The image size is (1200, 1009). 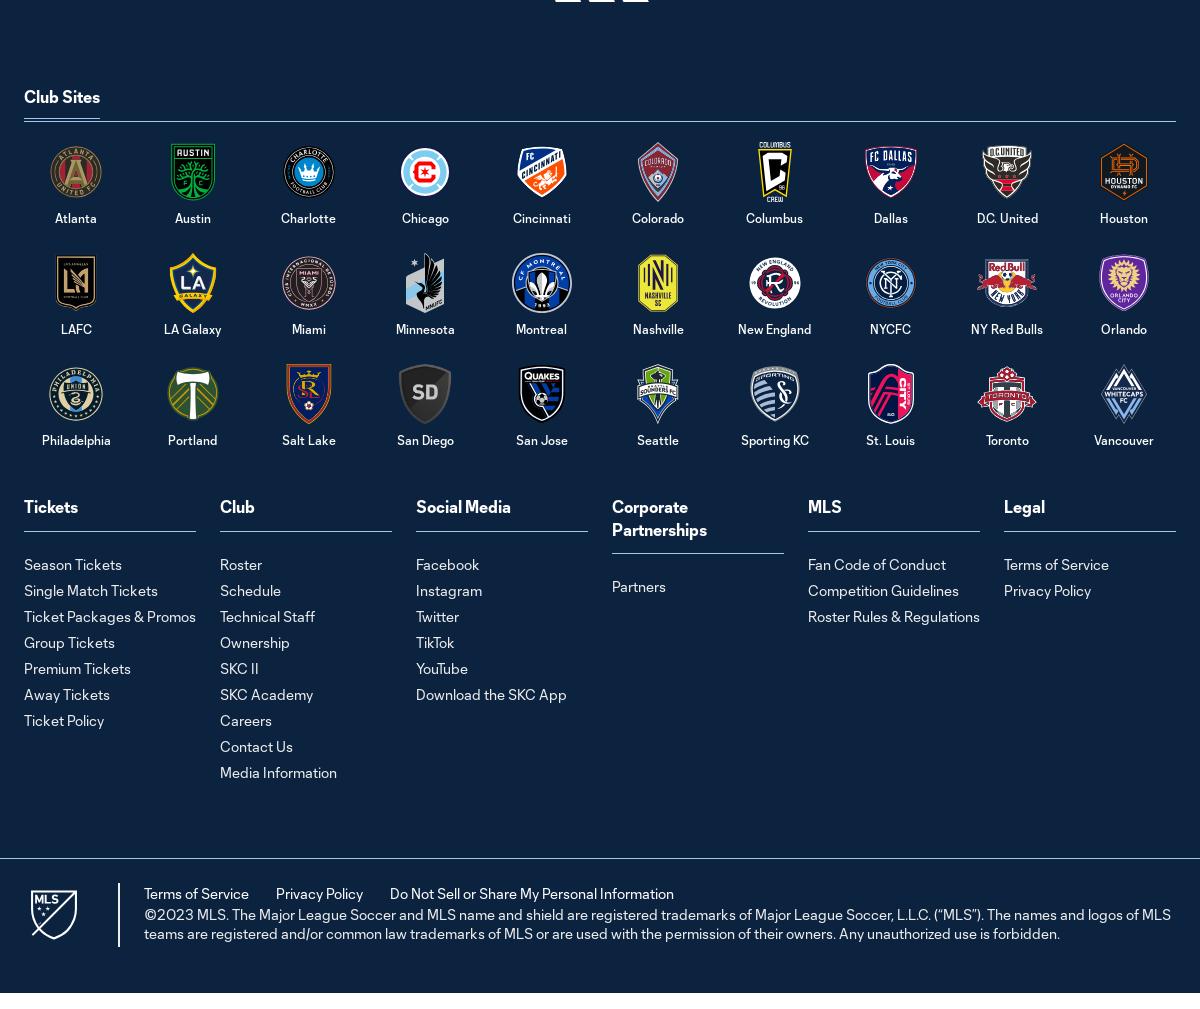 I want to click on 'Single Match Tickets', so click(x=90, y=589).